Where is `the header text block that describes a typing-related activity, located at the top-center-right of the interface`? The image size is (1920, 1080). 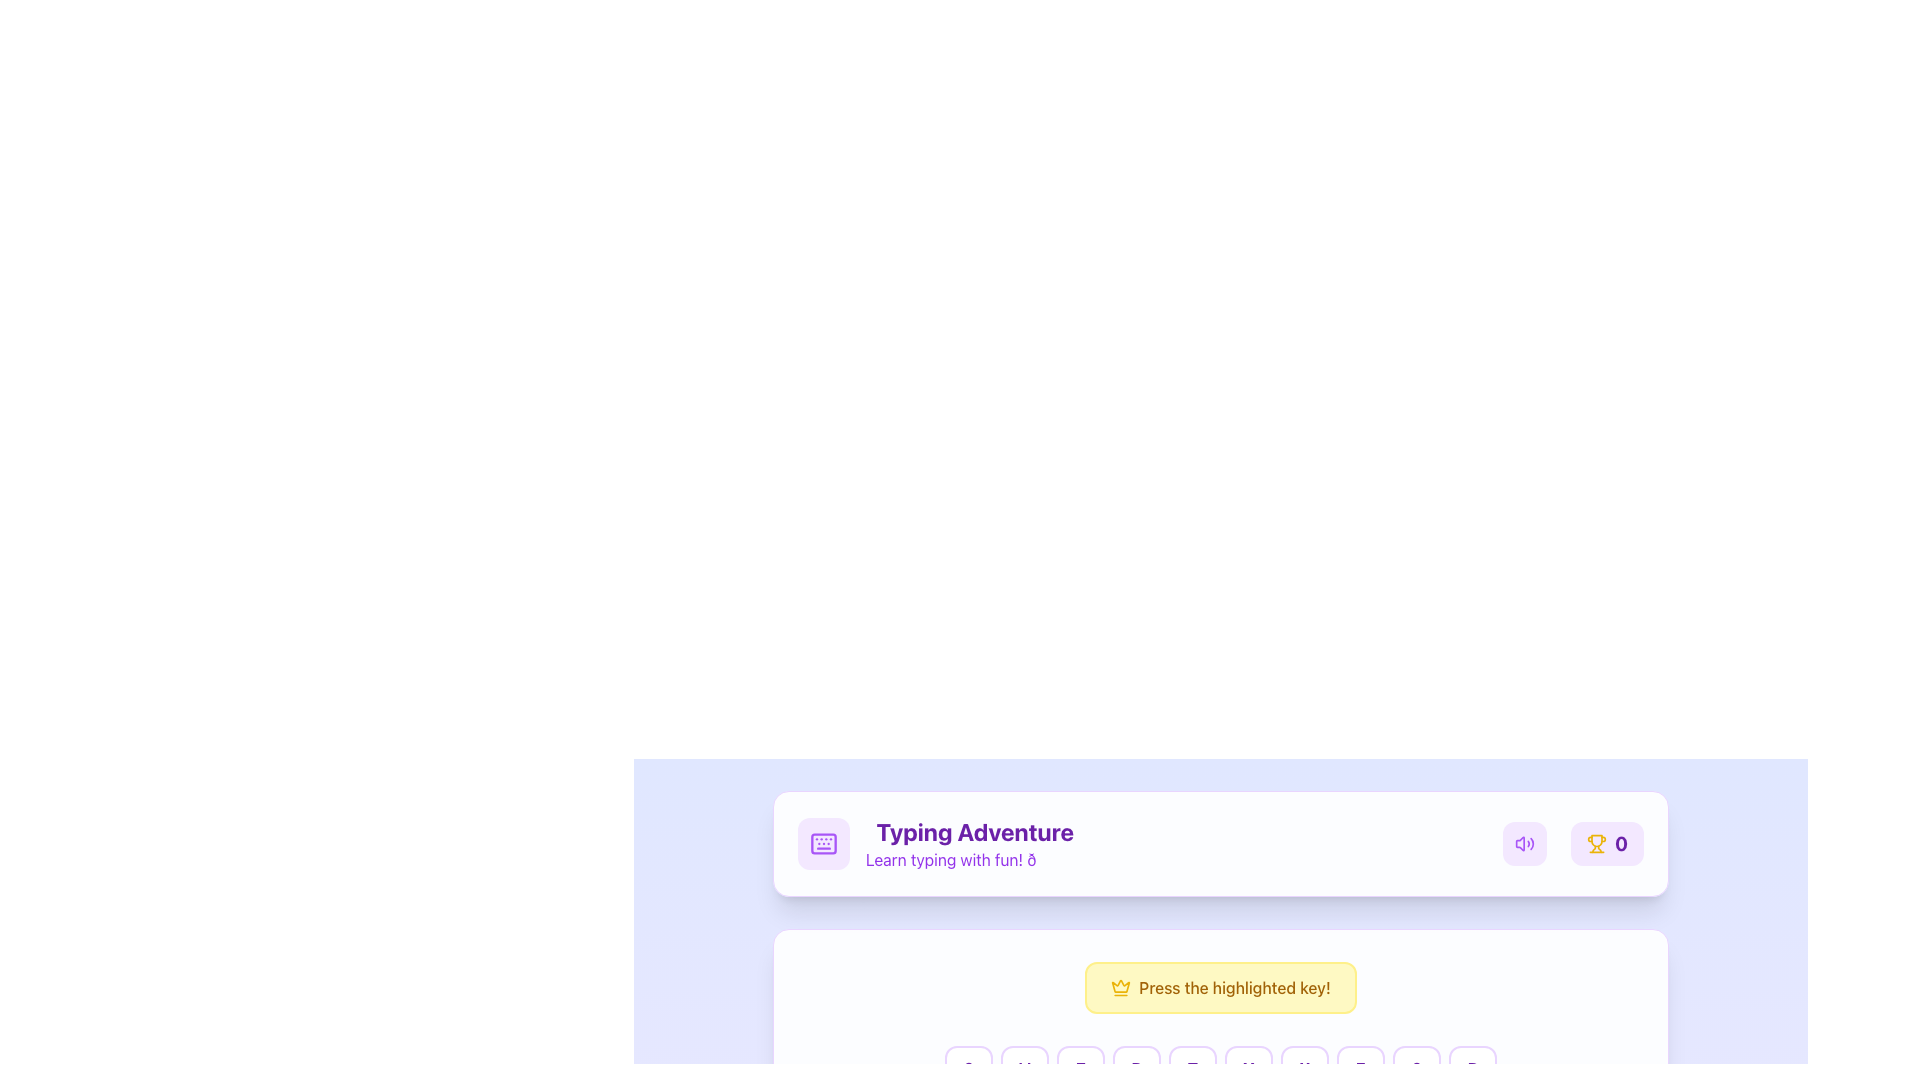
the header text block that describes a typing-related activity, located at the top-center-right of the interface is located at coordinates (975, 844).